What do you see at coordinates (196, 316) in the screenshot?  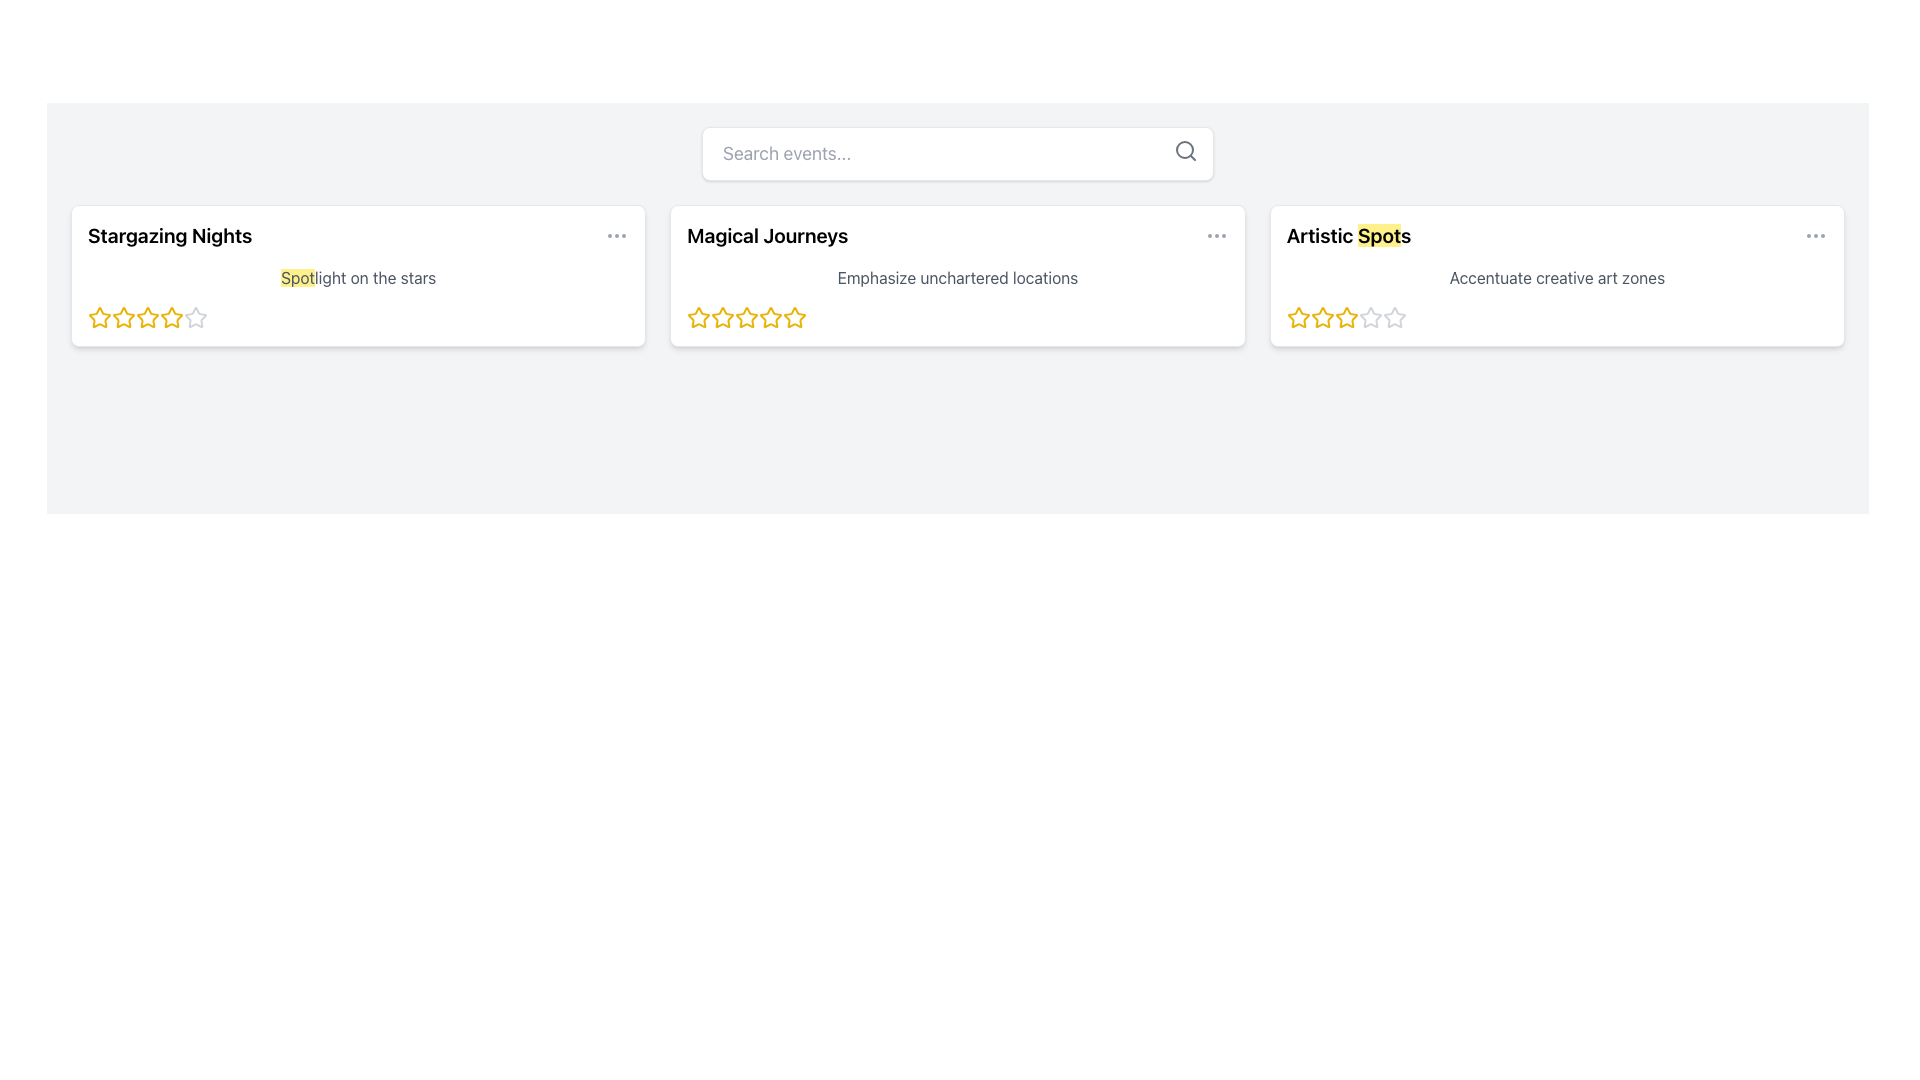 I see `the fifth gray star icon in the five-star rating system under the text 'Stargazing Nights'` at bounding box center [196, 316].